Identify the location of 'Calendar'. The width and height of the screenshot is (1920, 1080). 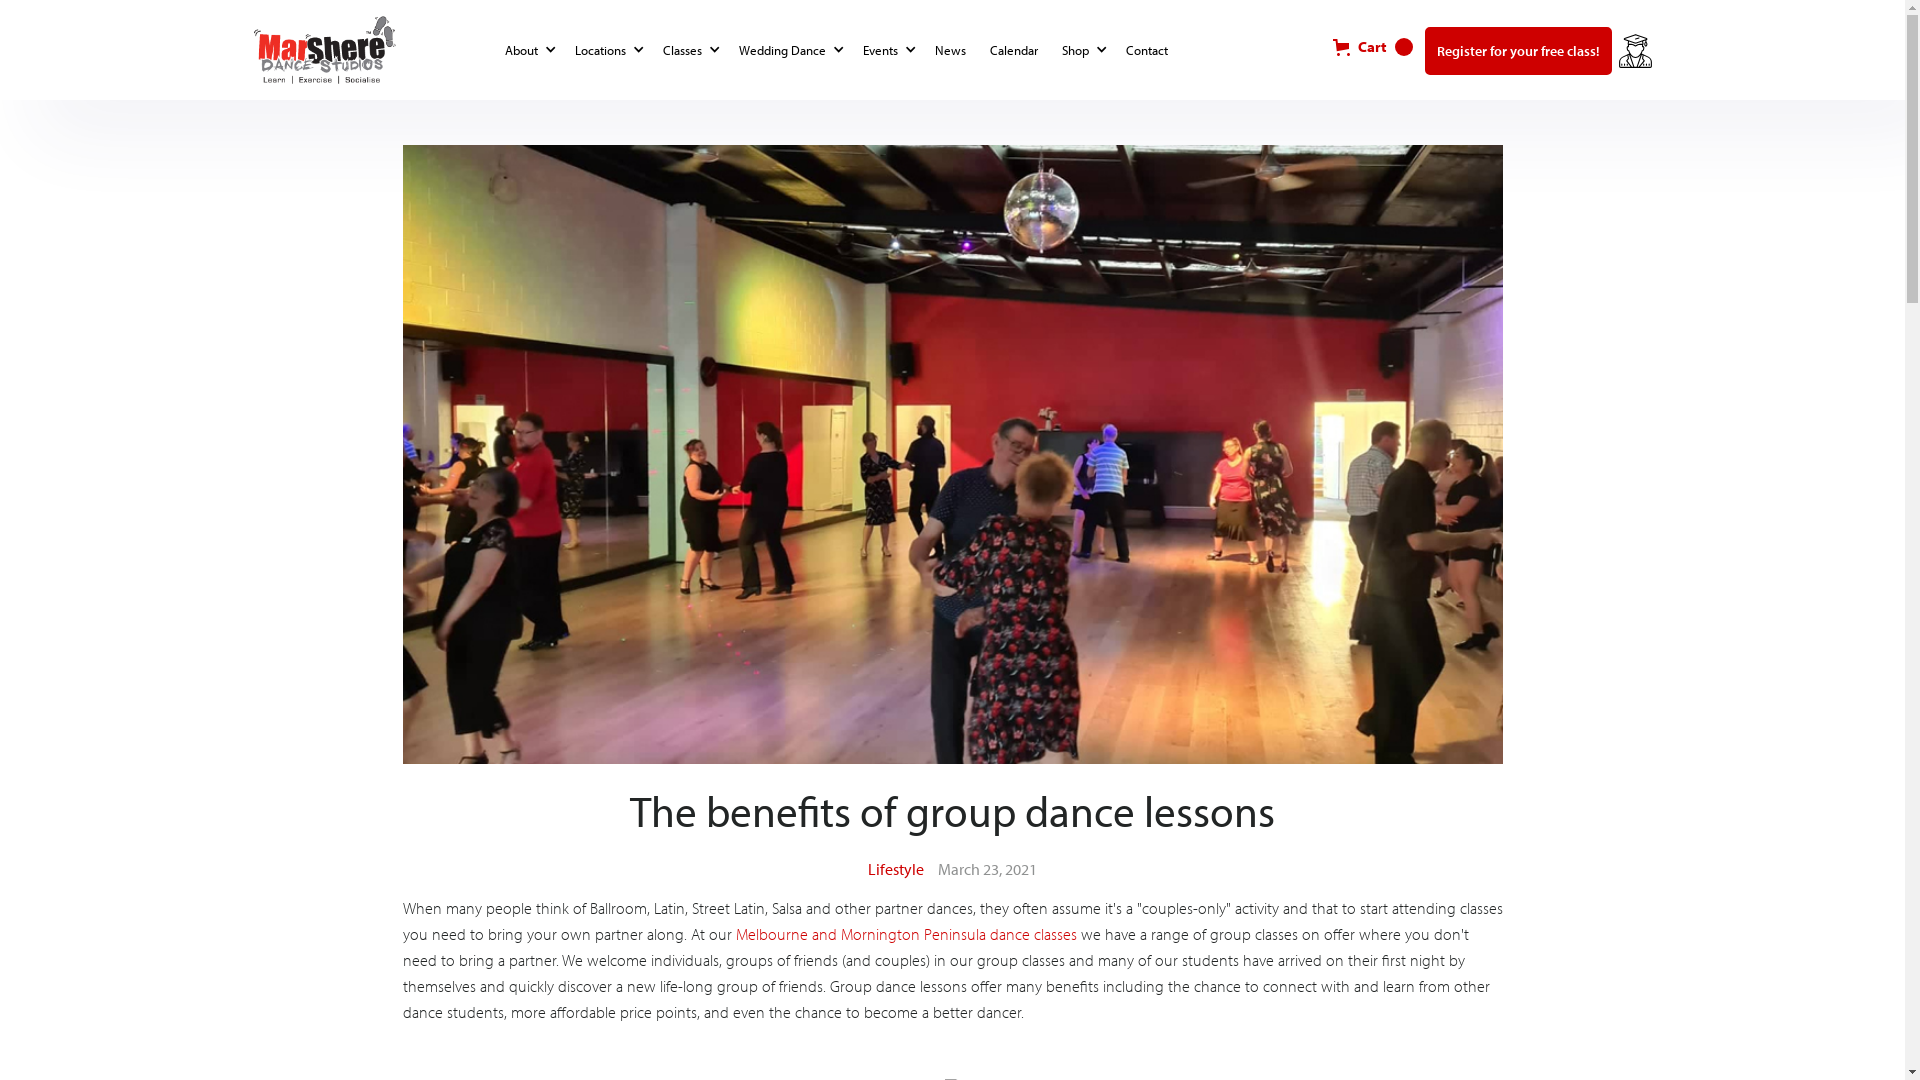
(1017, 49).